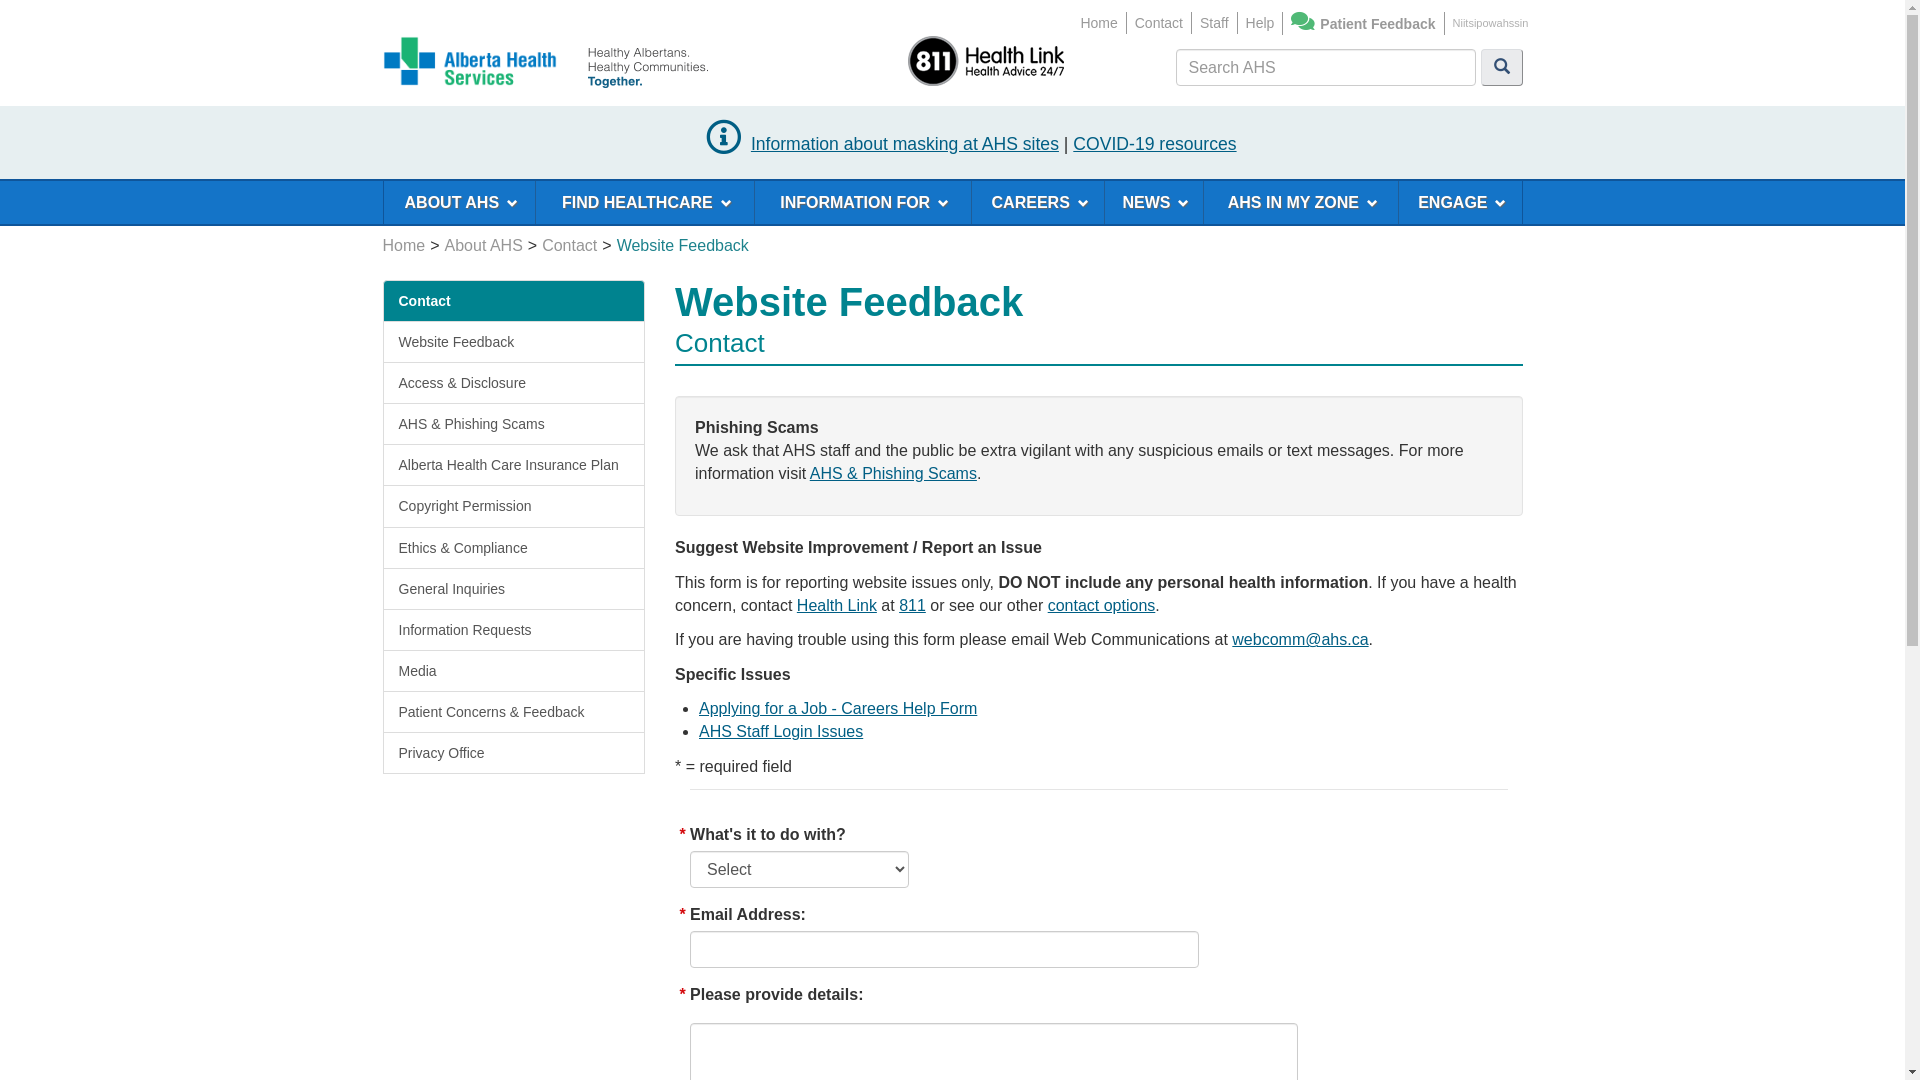  Describe the element at coordinates (402, 244) in the screenshot. I see `'Home'` at that location.